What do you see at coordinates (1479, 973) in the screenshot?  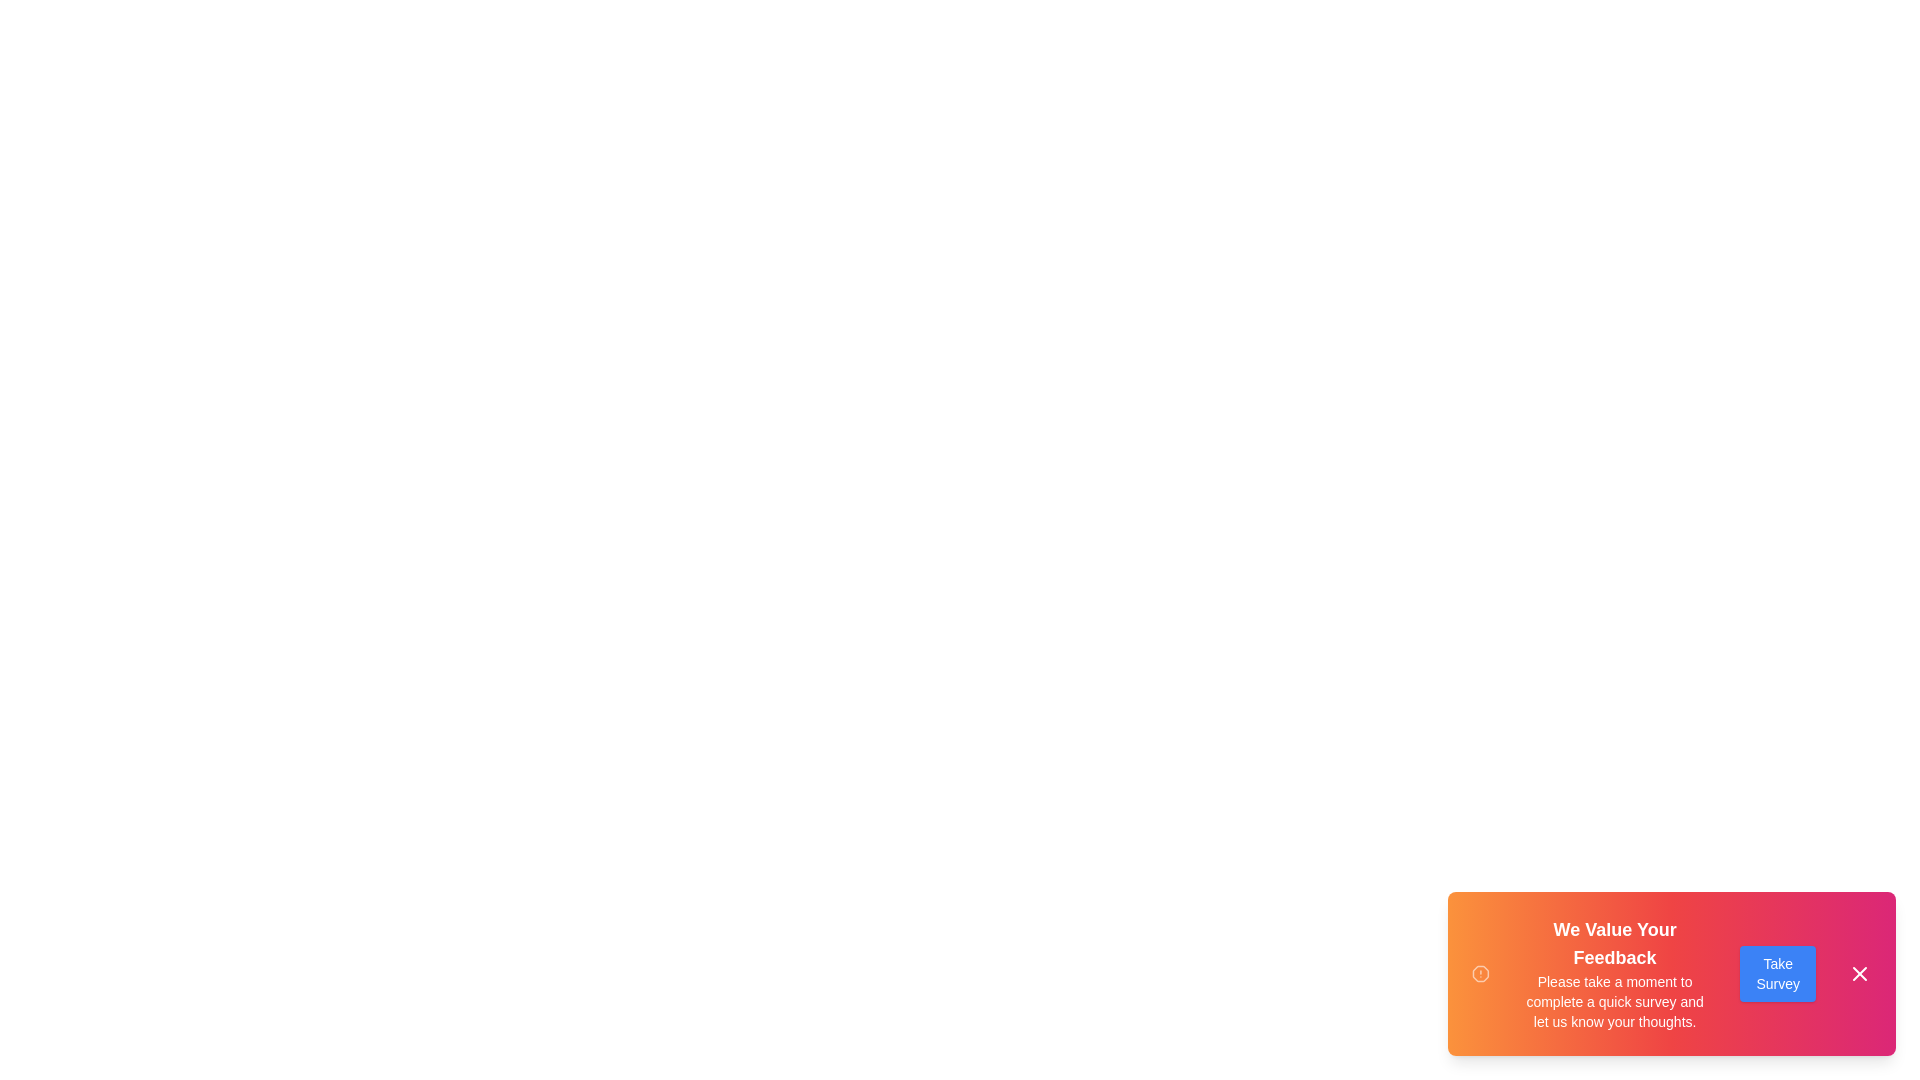 I see `the 'AlertOctagon' icon to inspect its functionality` at bounding box center [1479, 973].